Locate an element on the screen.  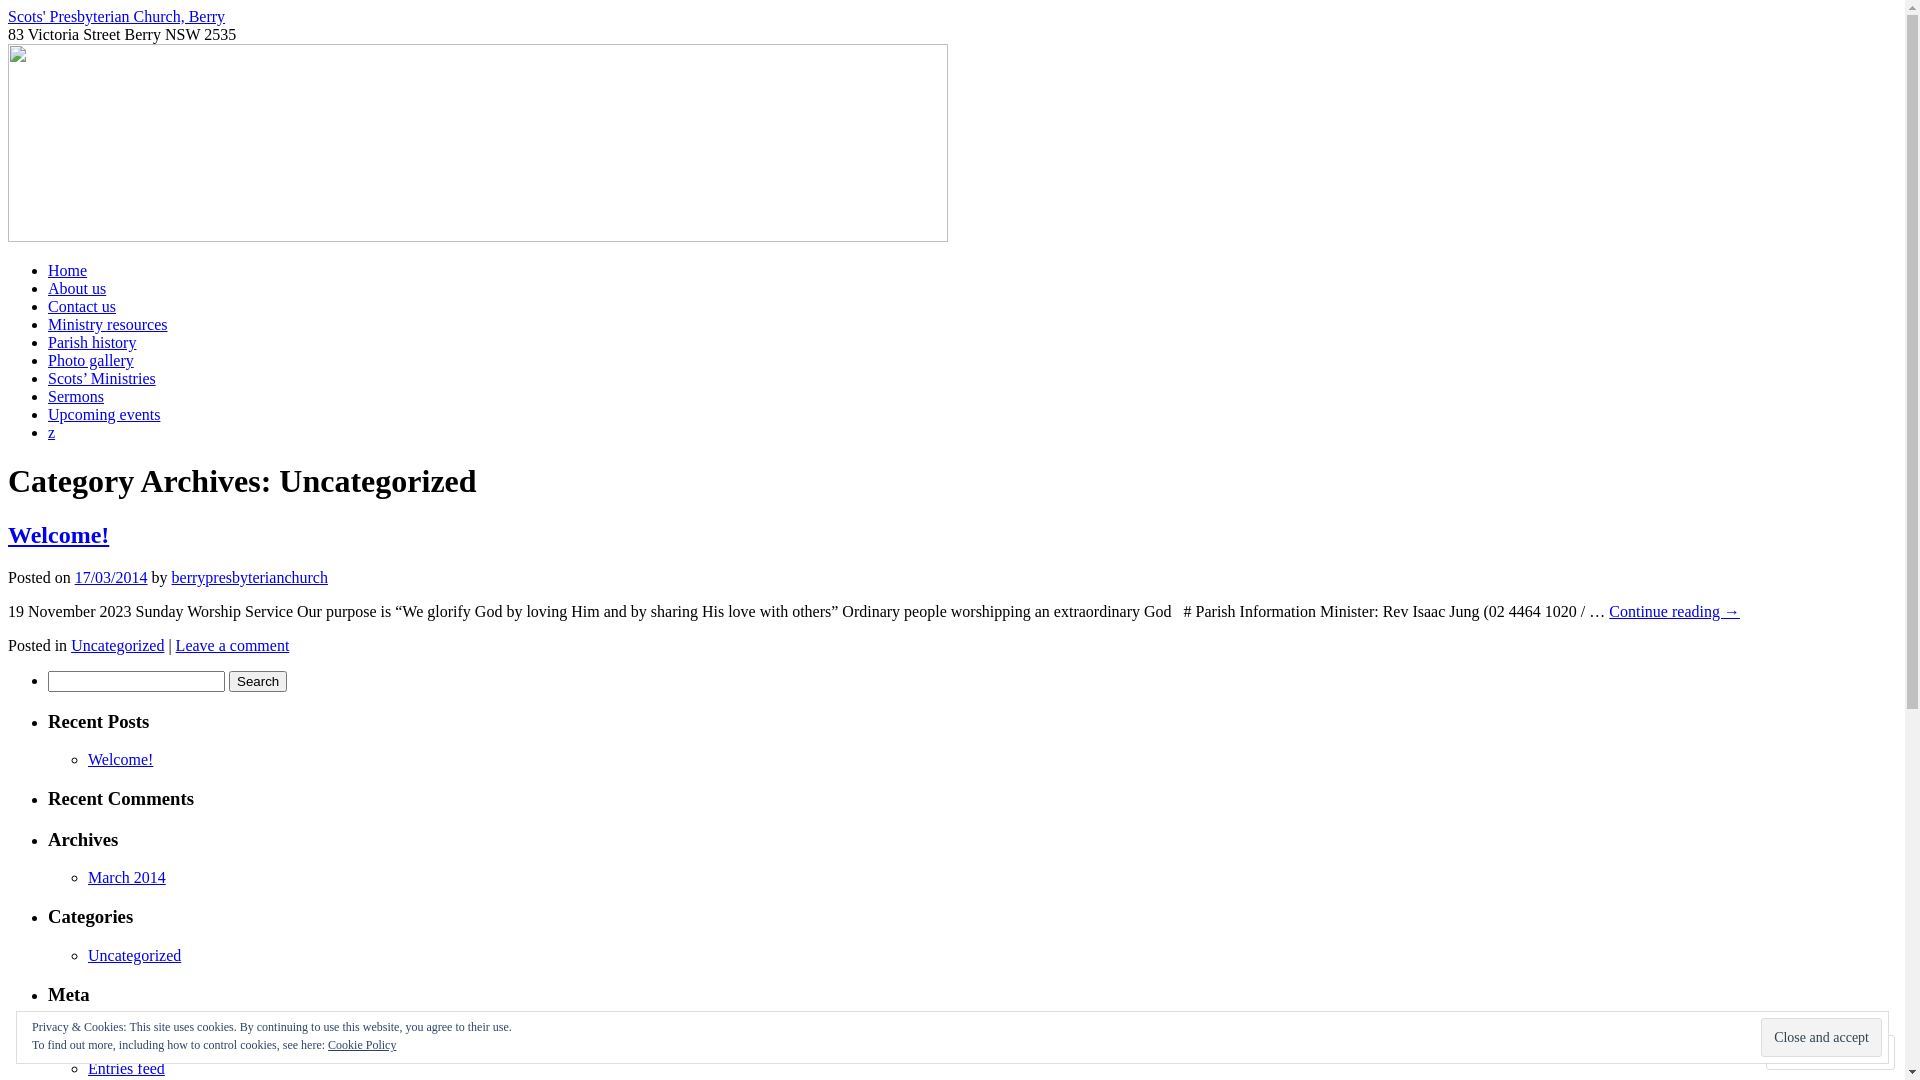
'Upcoming events' is located at coordinates (103, 413).